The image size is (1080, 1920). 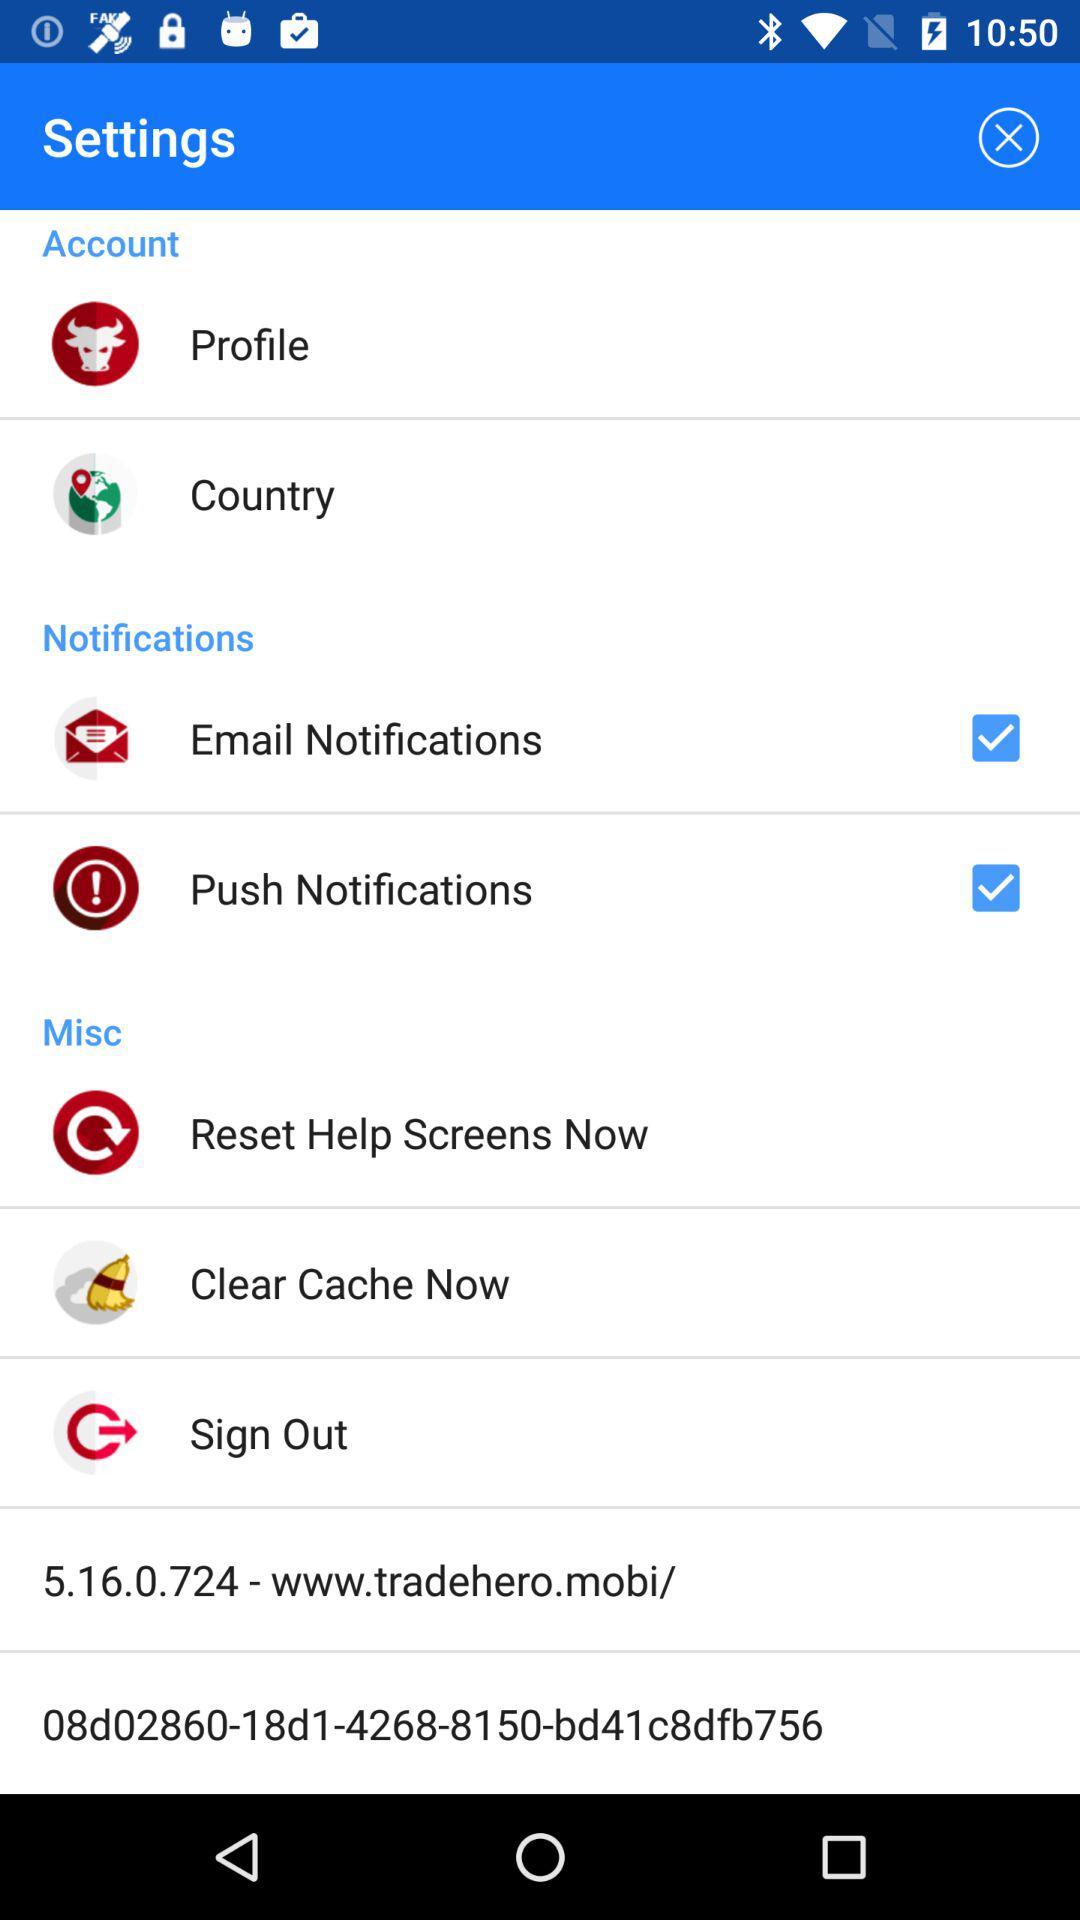 I want to click on the account item, so click(x=540, y=238).